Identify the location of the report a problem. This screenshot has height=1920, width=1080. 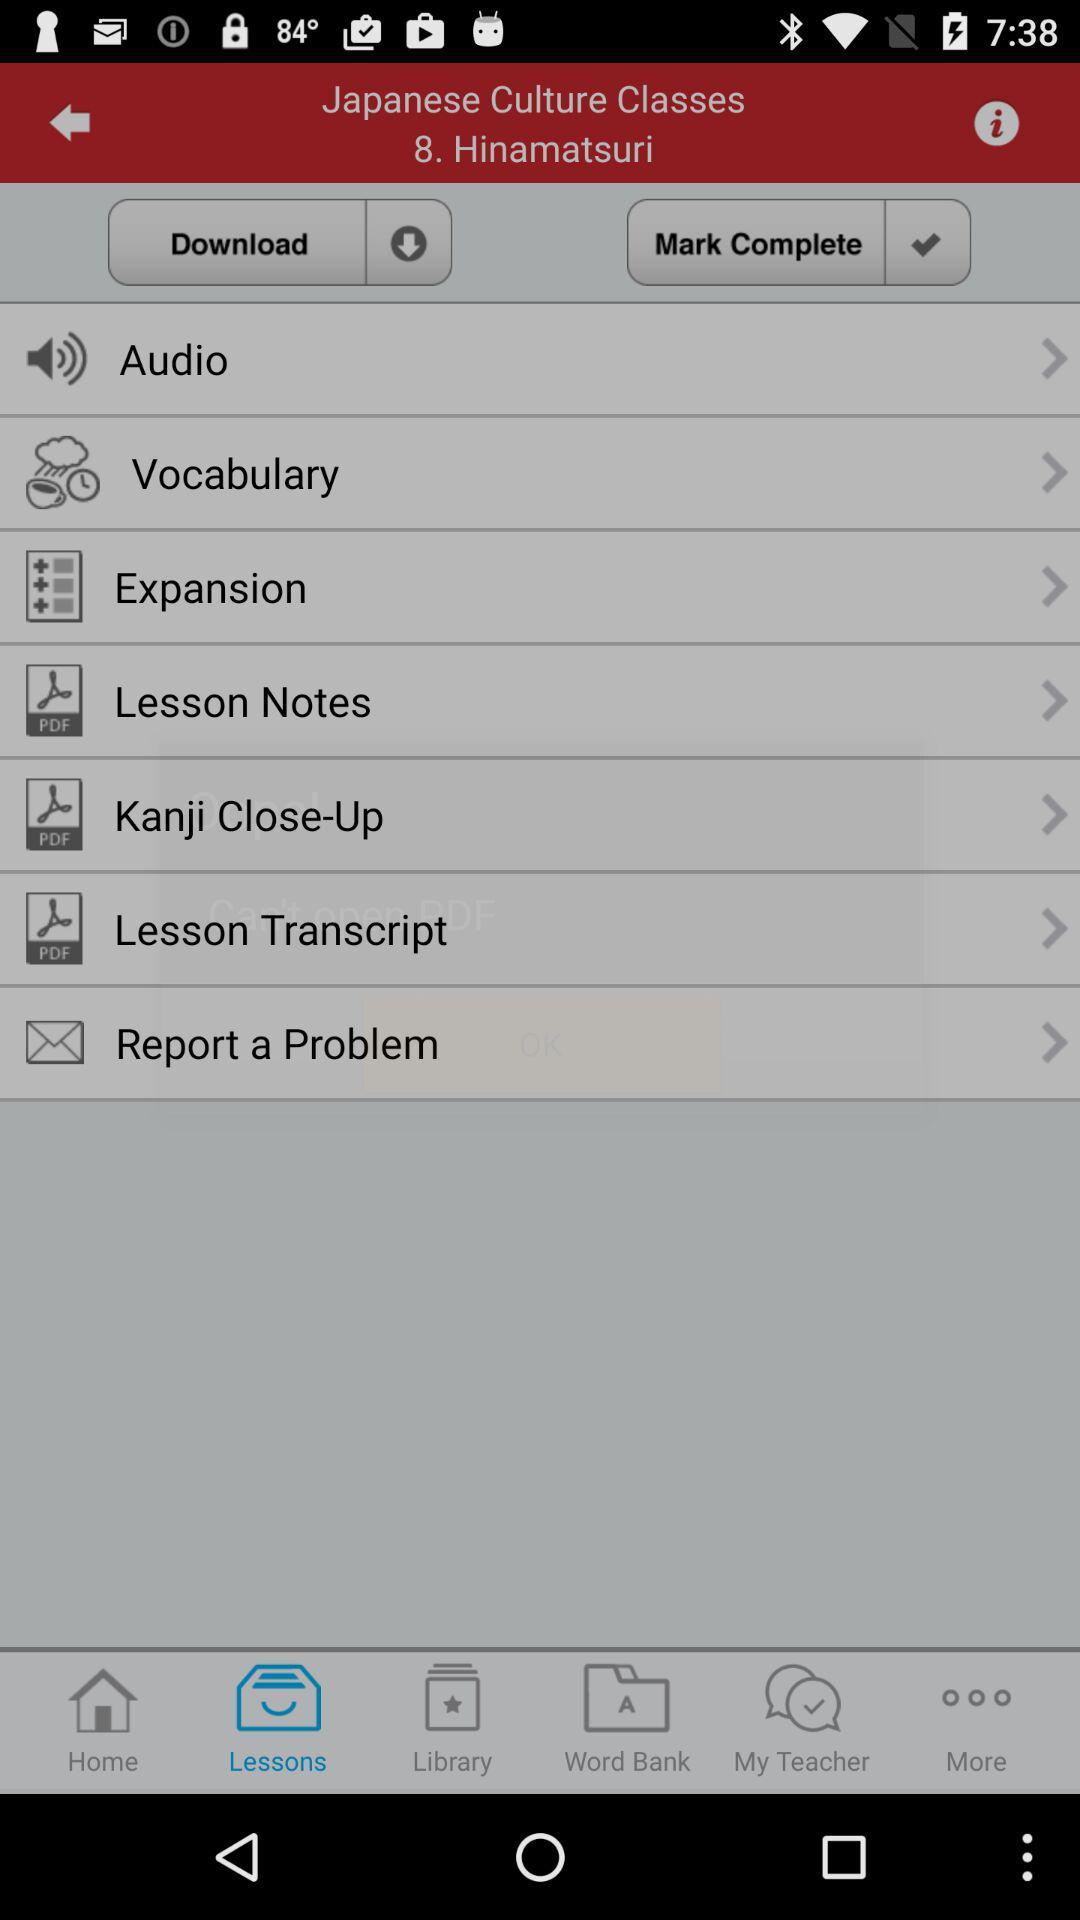
(277, 1041).